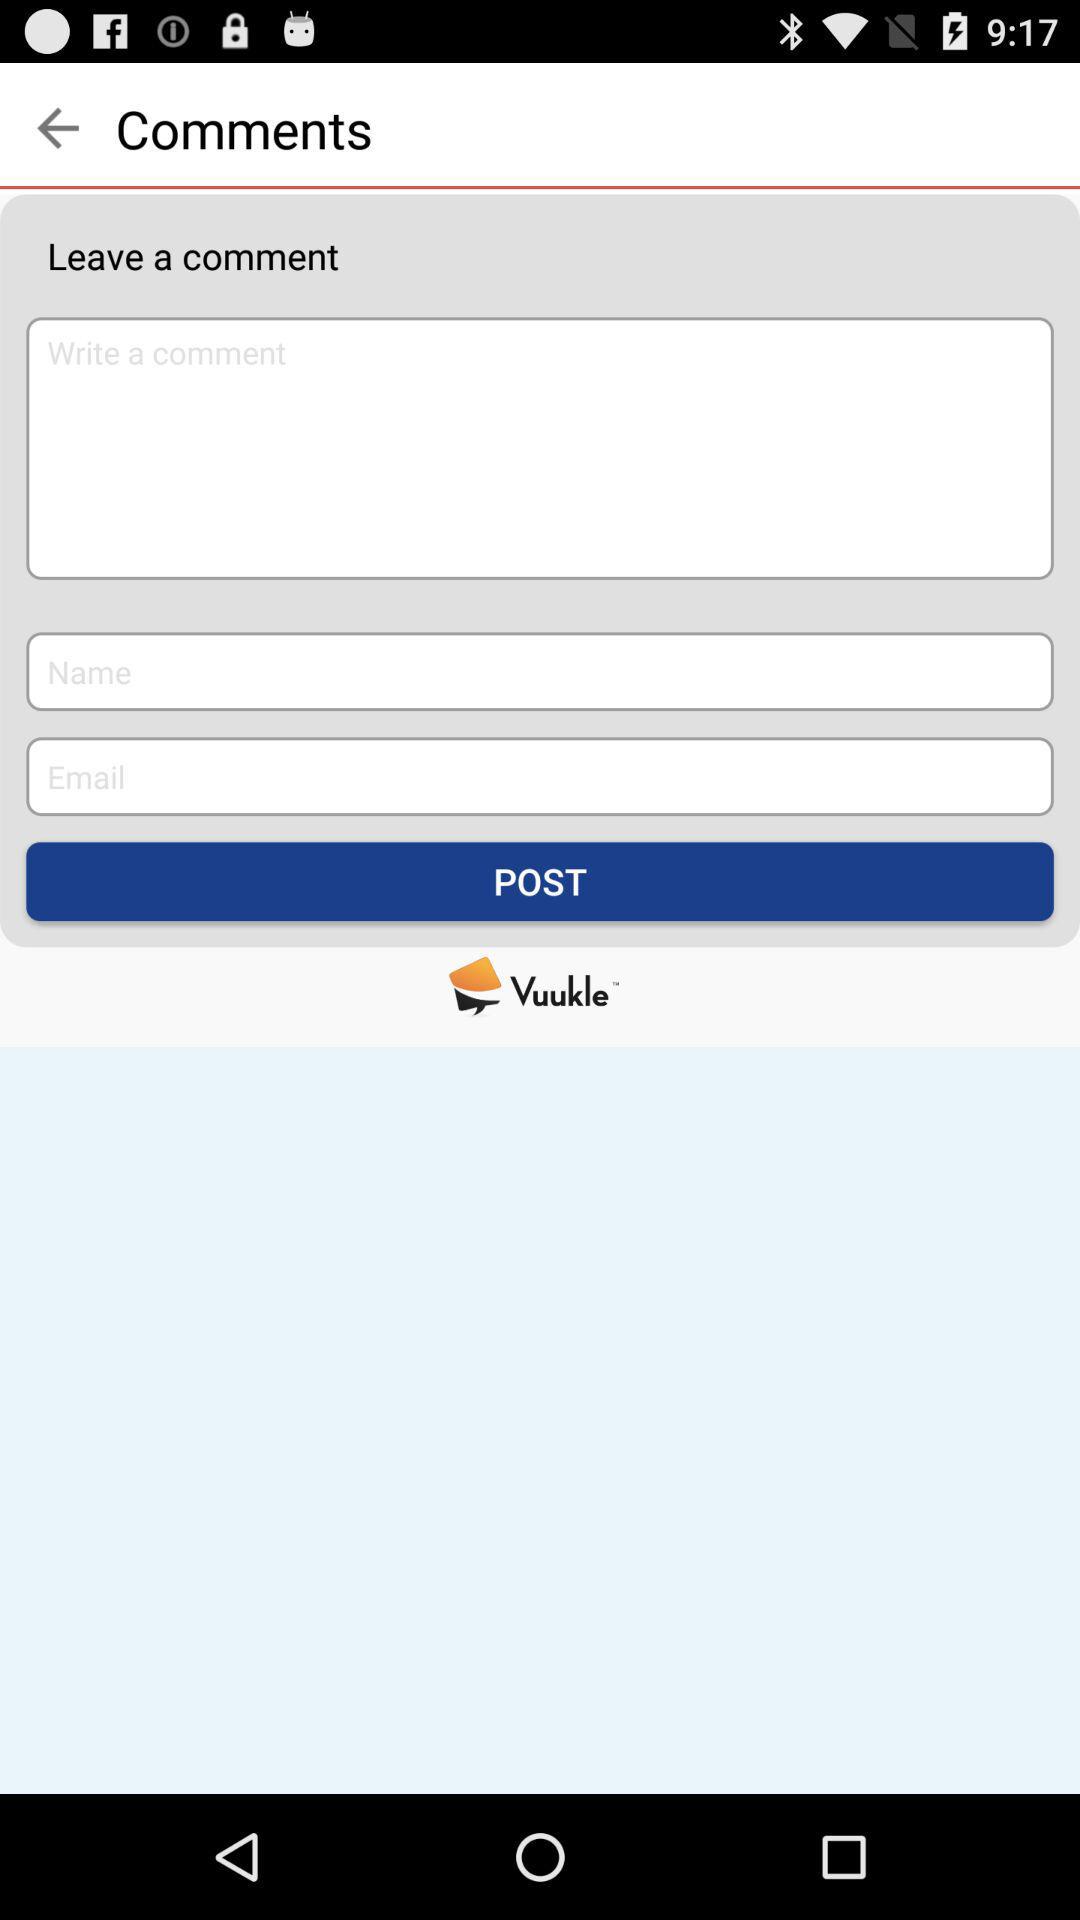 This screenshot has width=1080, height=1920. What do you see at coordinates (540, 880) in the screenshot?
I see `the post icon` at bounding box center [540, 880].